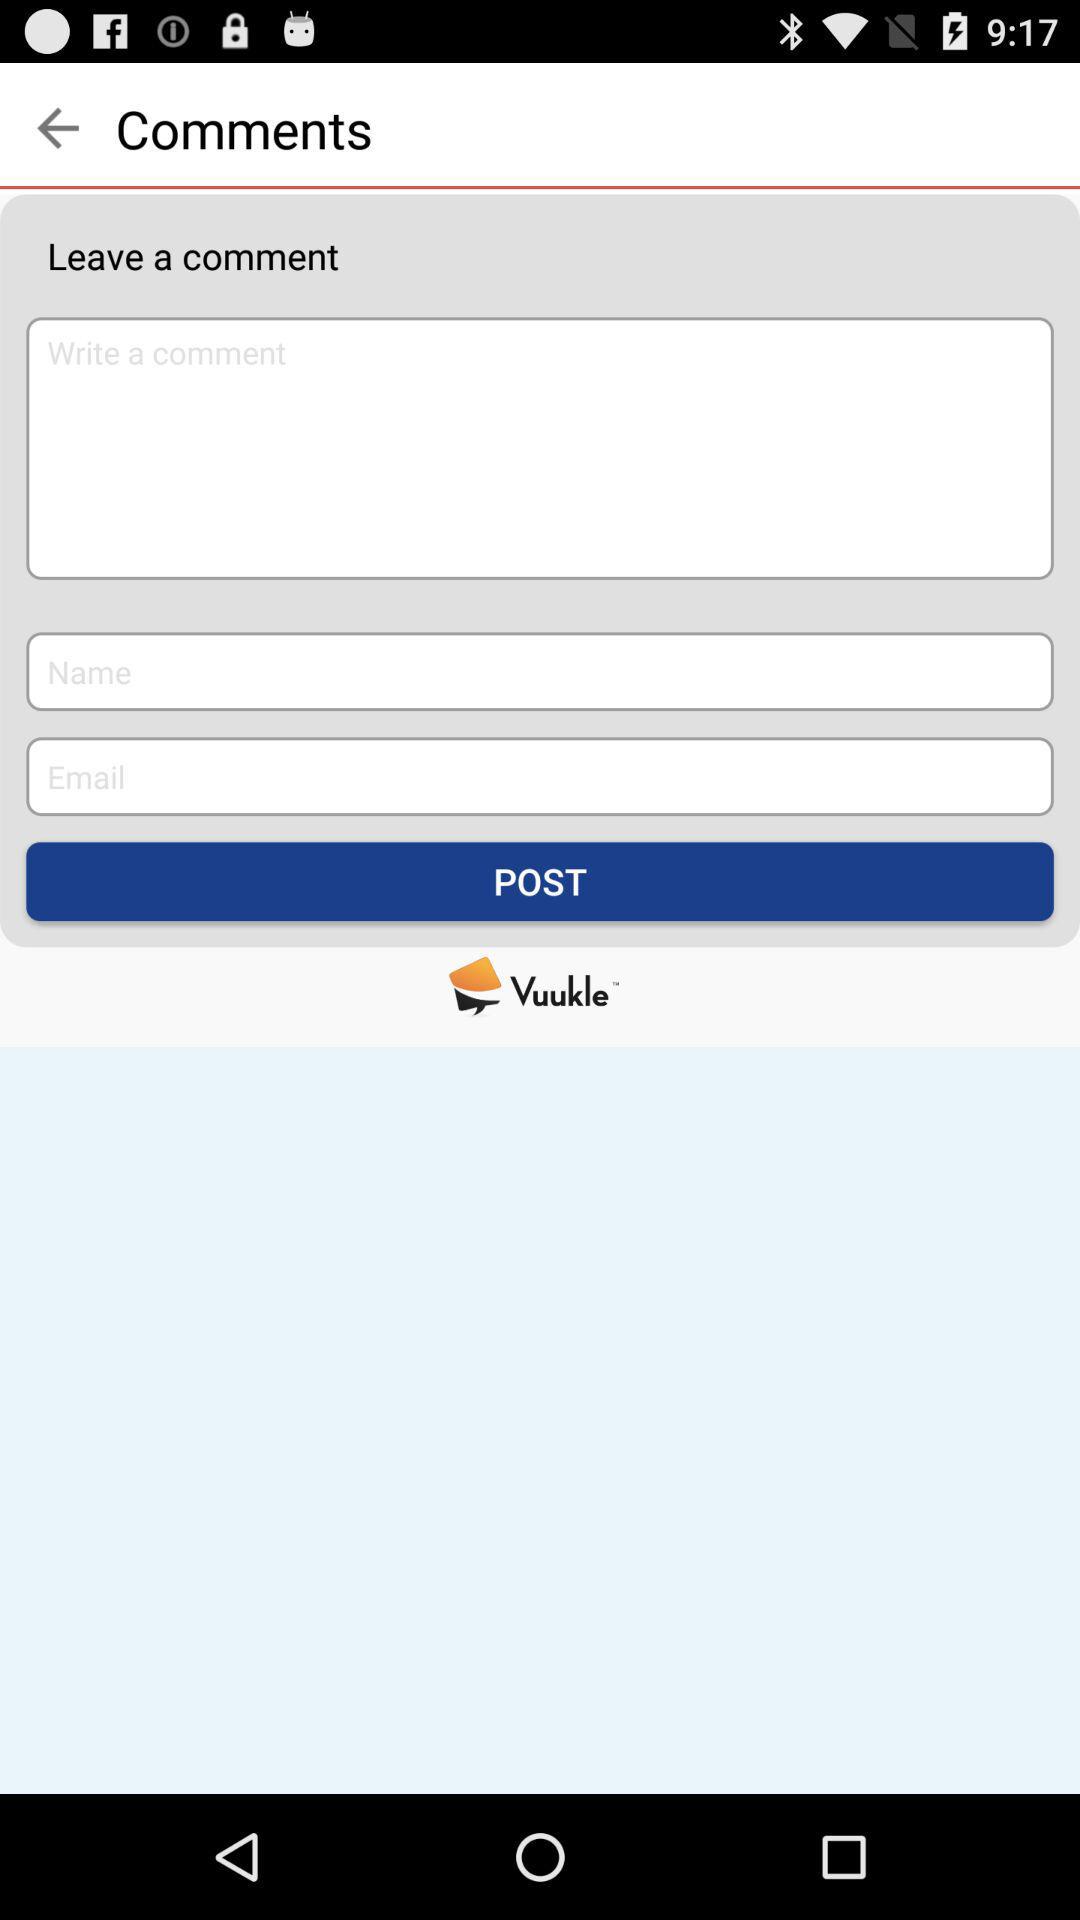 This screenshot has width=1080, height=1920. What do you see at coordinates (540, 880) in the screenshot?
I see `the post icon` at bounding box center [540, 880].